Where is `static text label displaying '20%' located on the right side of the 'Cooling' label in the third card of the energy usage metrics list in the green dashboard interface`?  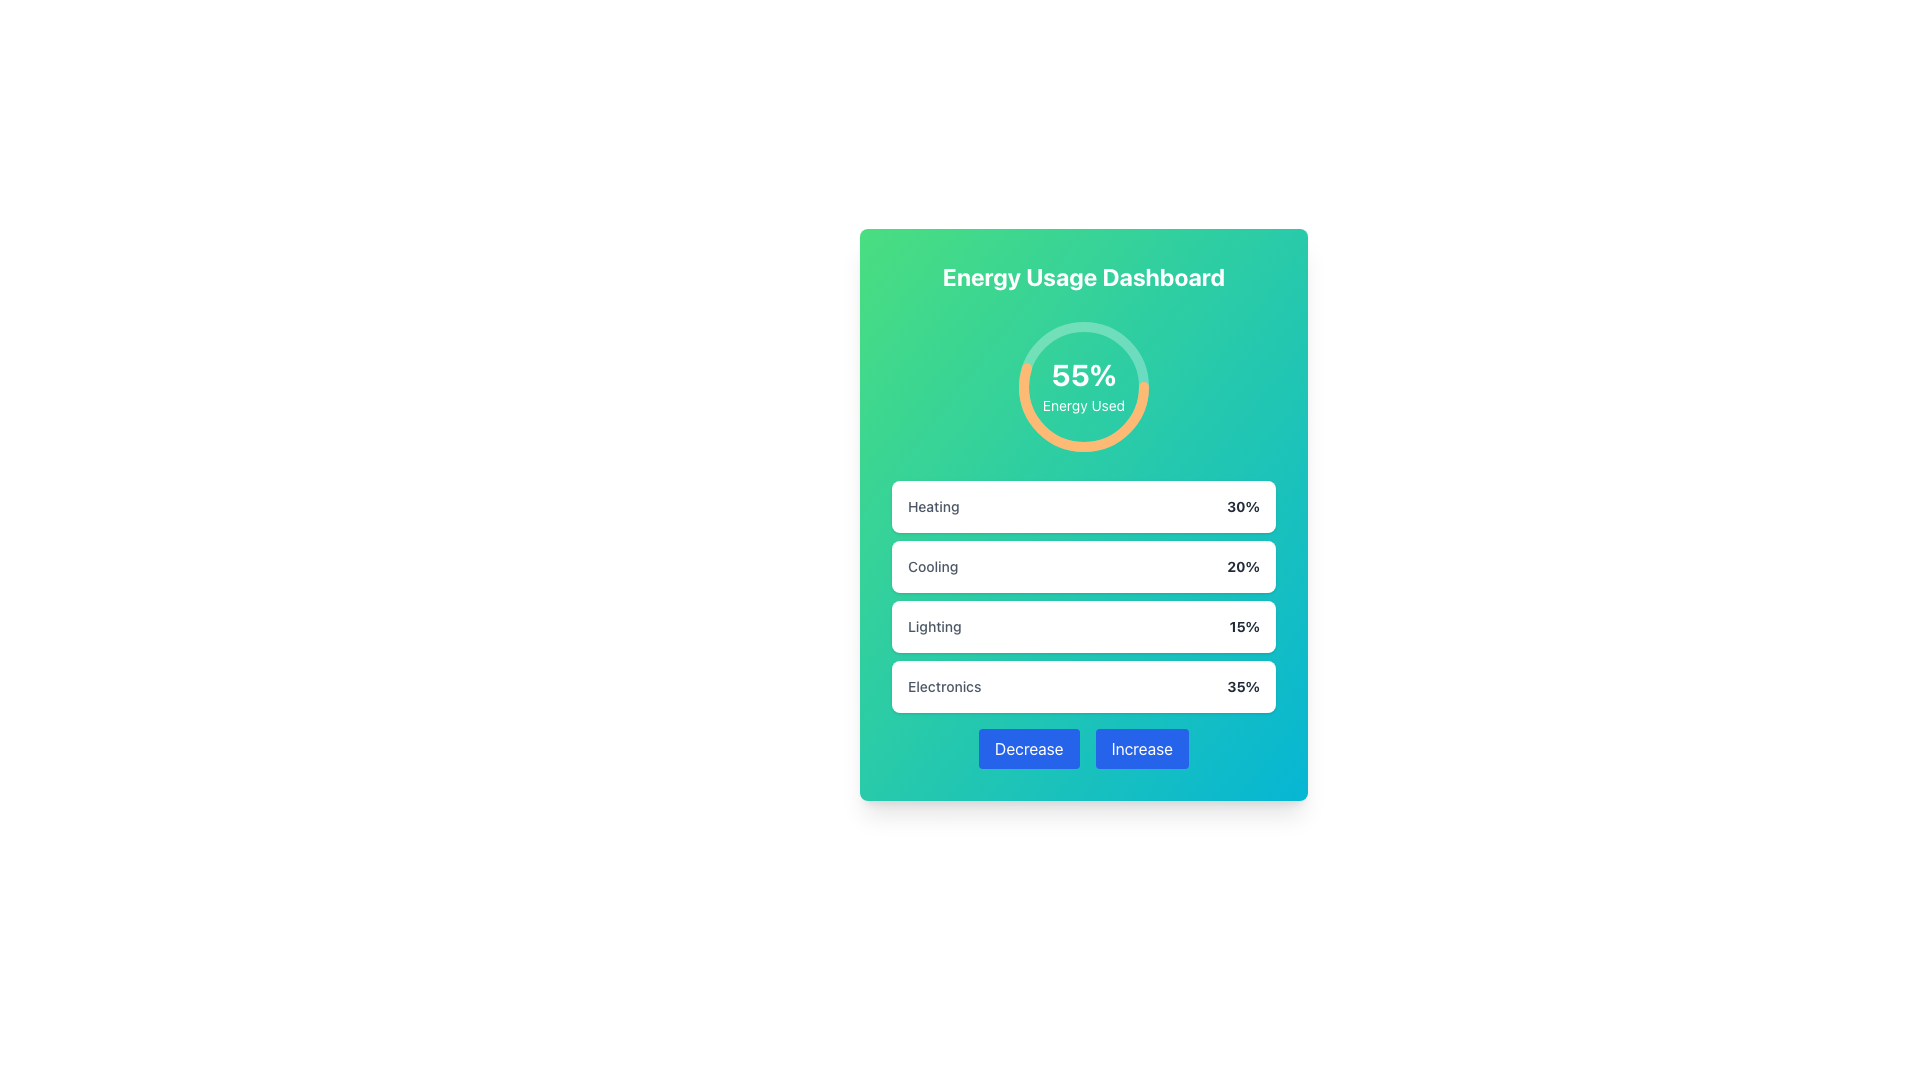
static text label displaying '20%' located on the right side of the 'Cooling' label in the third card of the energy usage metrics list in the green dashboard interface is located at coordinates (1242, 567).